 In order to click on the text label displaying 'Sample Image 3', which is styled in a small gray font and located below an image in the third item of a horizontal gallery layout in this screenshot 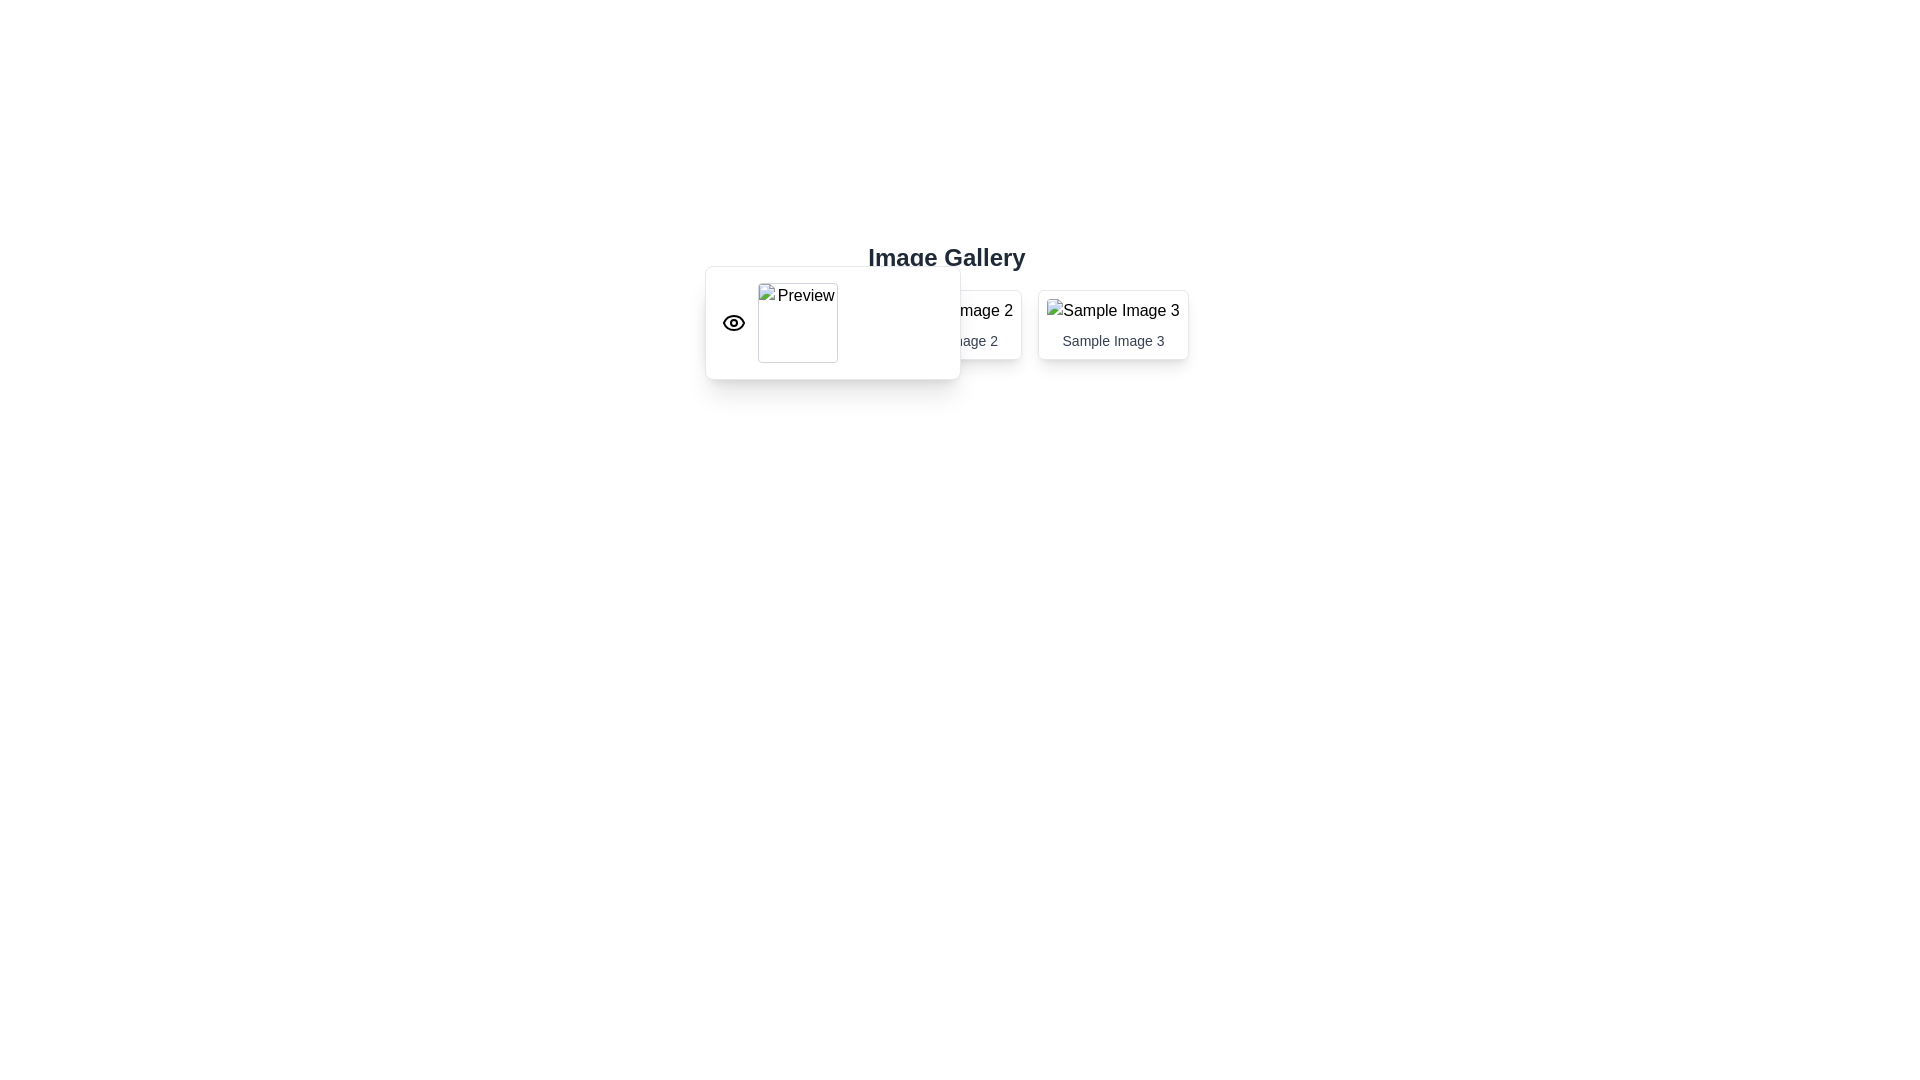, I will do `click(1112, 339)`.